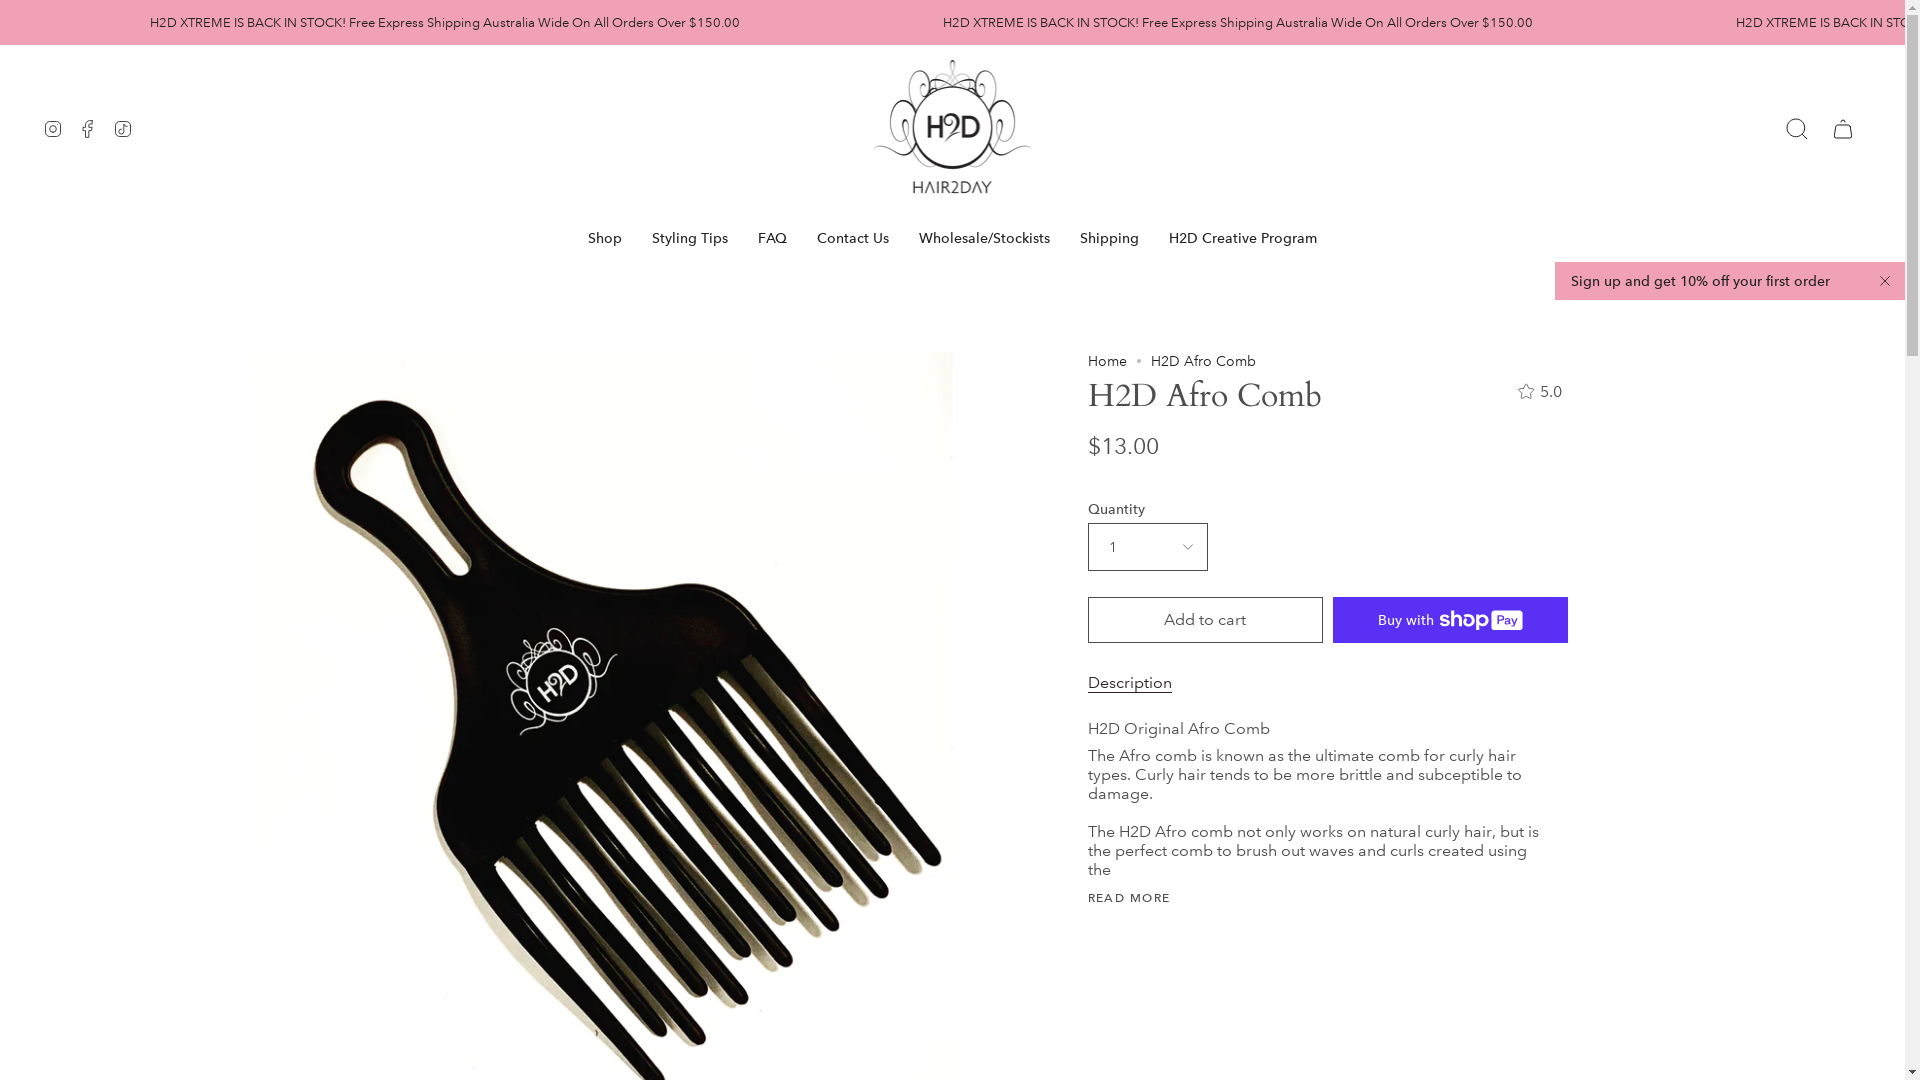 The width and height of the screenshot is (1920, 1080). What do you see at coordinates (86, 129) in the screenshot?
I see `'Facebook'` at bounding box center [86, 129].